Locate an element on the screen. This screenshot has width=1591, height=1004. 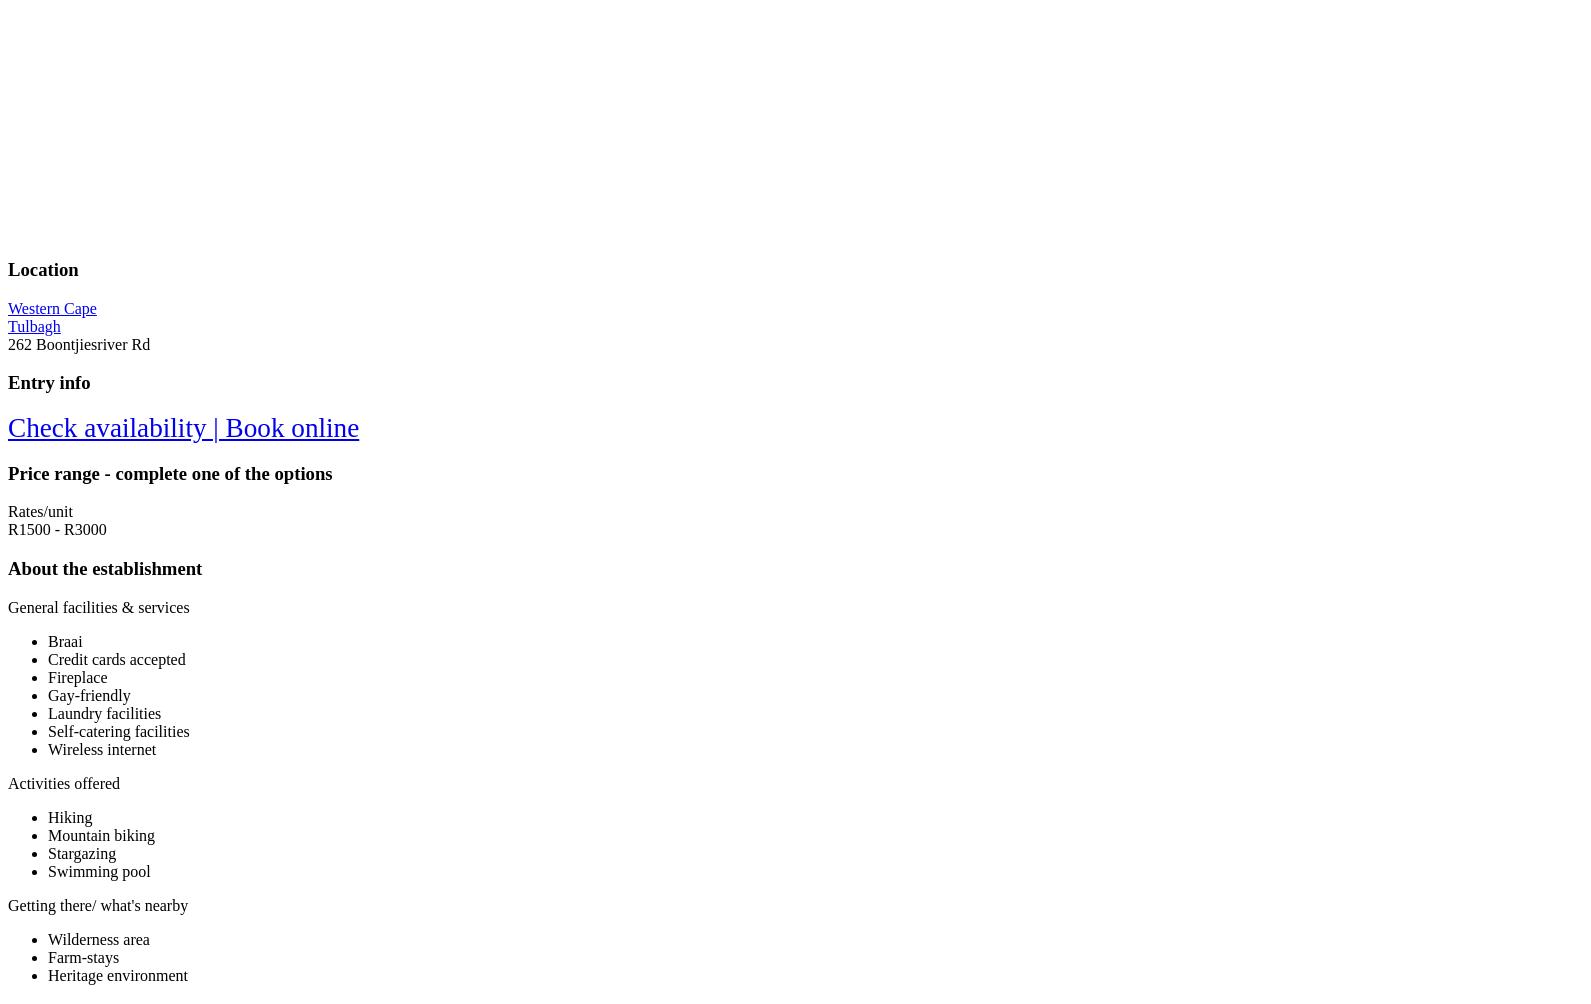
'General facilities & services' is located at coordinates (98, 606).